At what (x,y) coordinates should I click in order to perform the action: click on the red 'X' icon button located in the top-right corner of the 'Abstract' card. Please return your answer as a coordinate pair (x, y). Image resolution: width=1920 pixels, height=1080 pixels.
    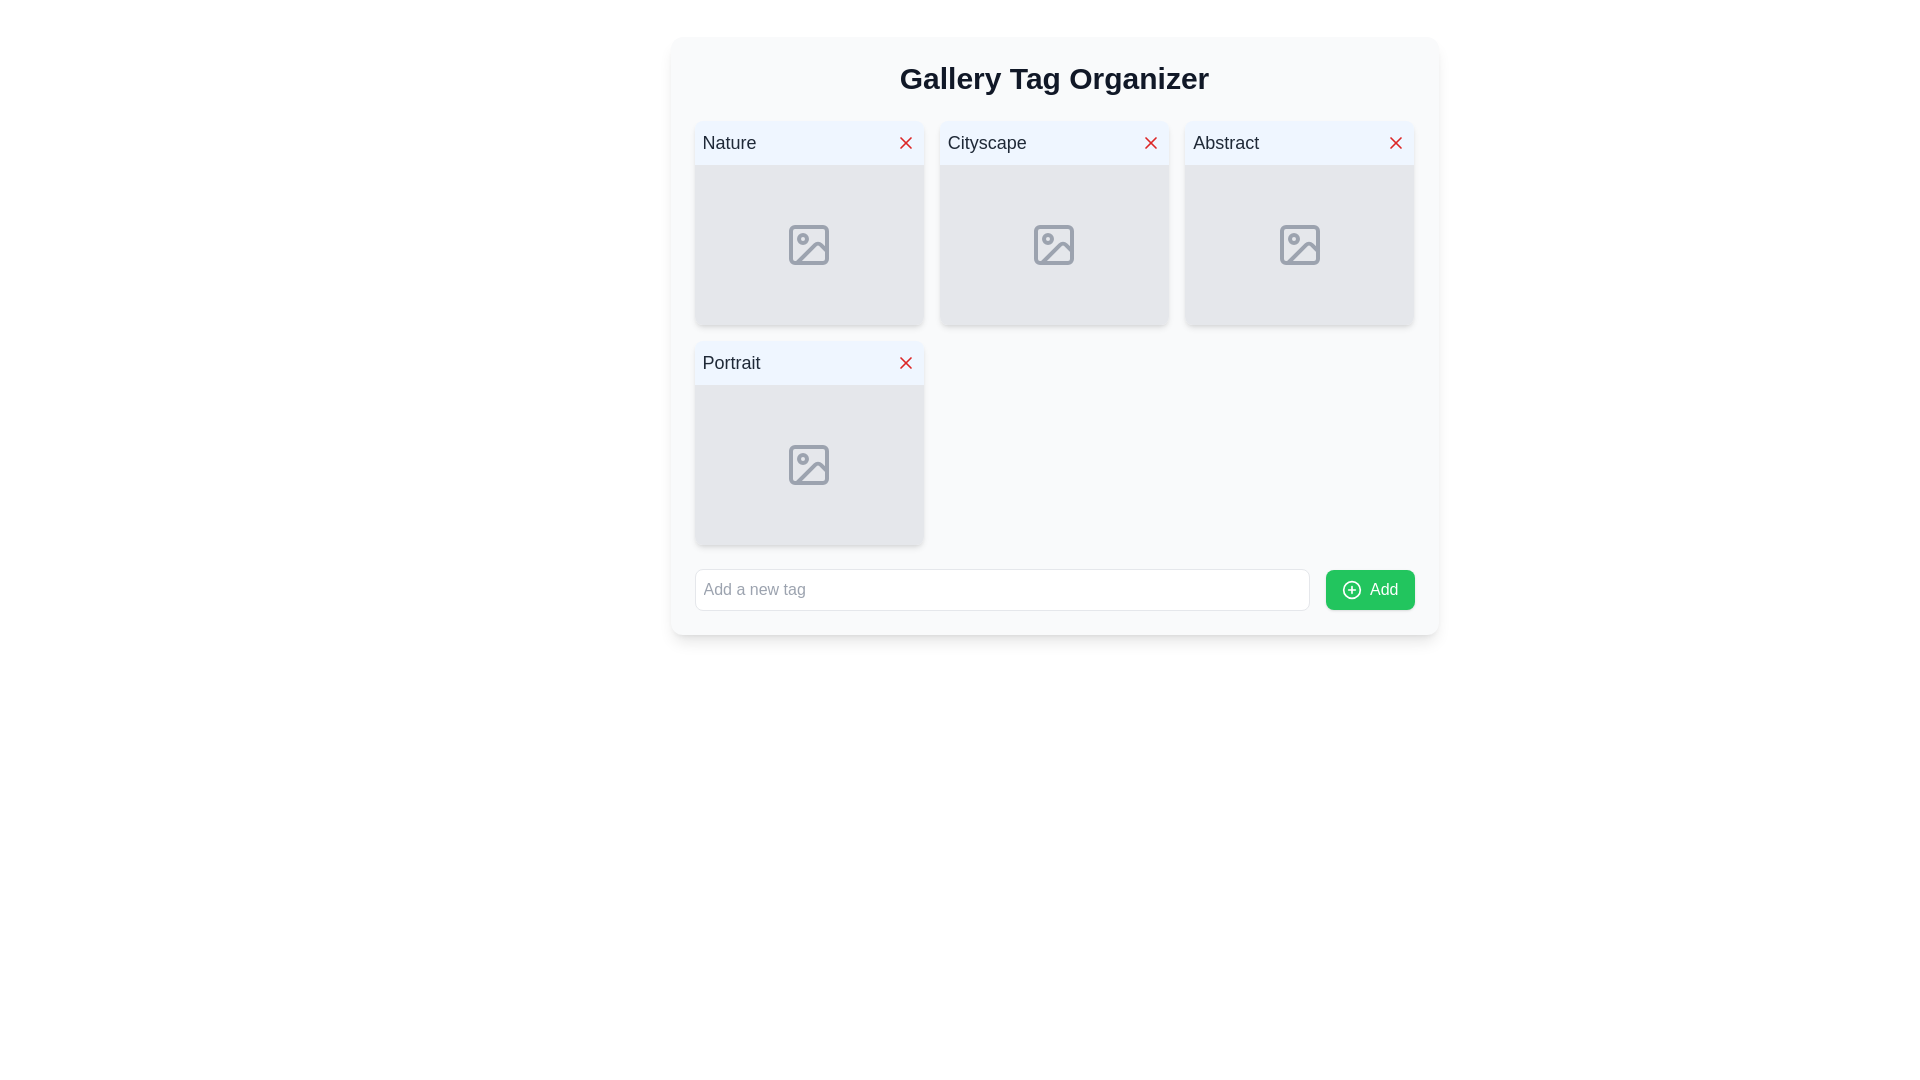
    Looking at the image, I should click on (1395, 141).